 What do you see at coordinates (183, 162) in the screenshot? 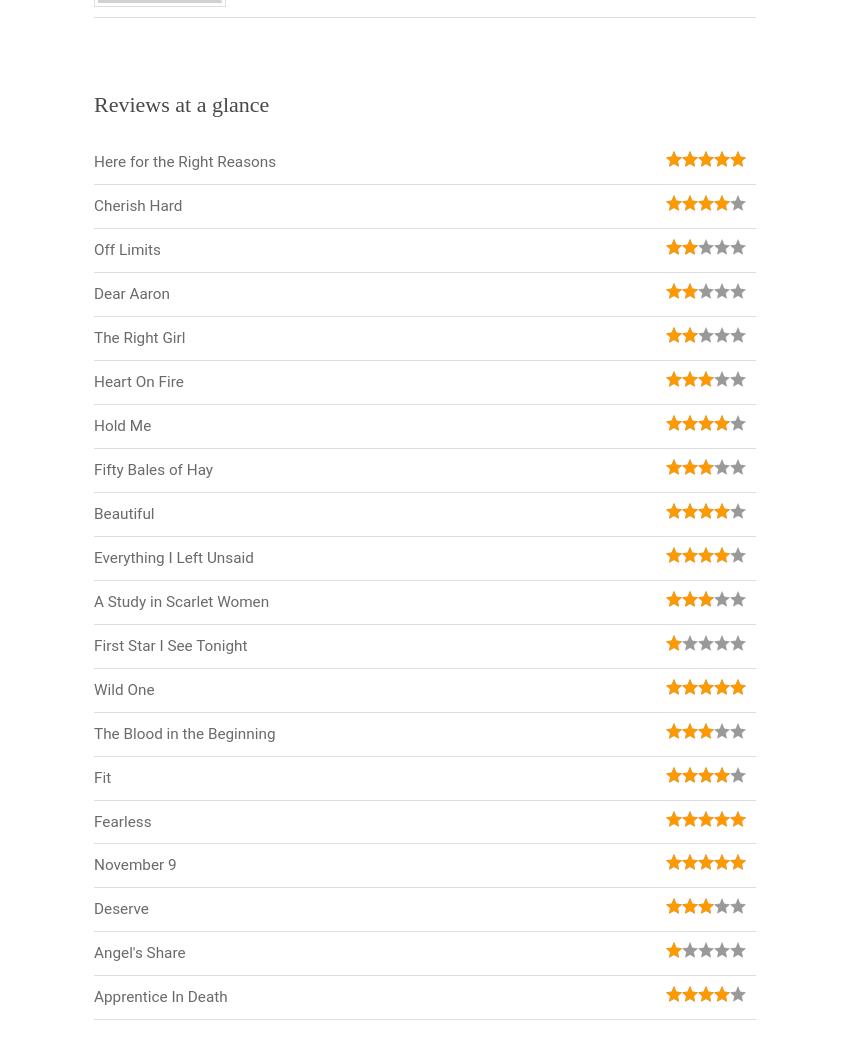
I see `'Here for the Right Reasons'` at bounding box center [183, 162].